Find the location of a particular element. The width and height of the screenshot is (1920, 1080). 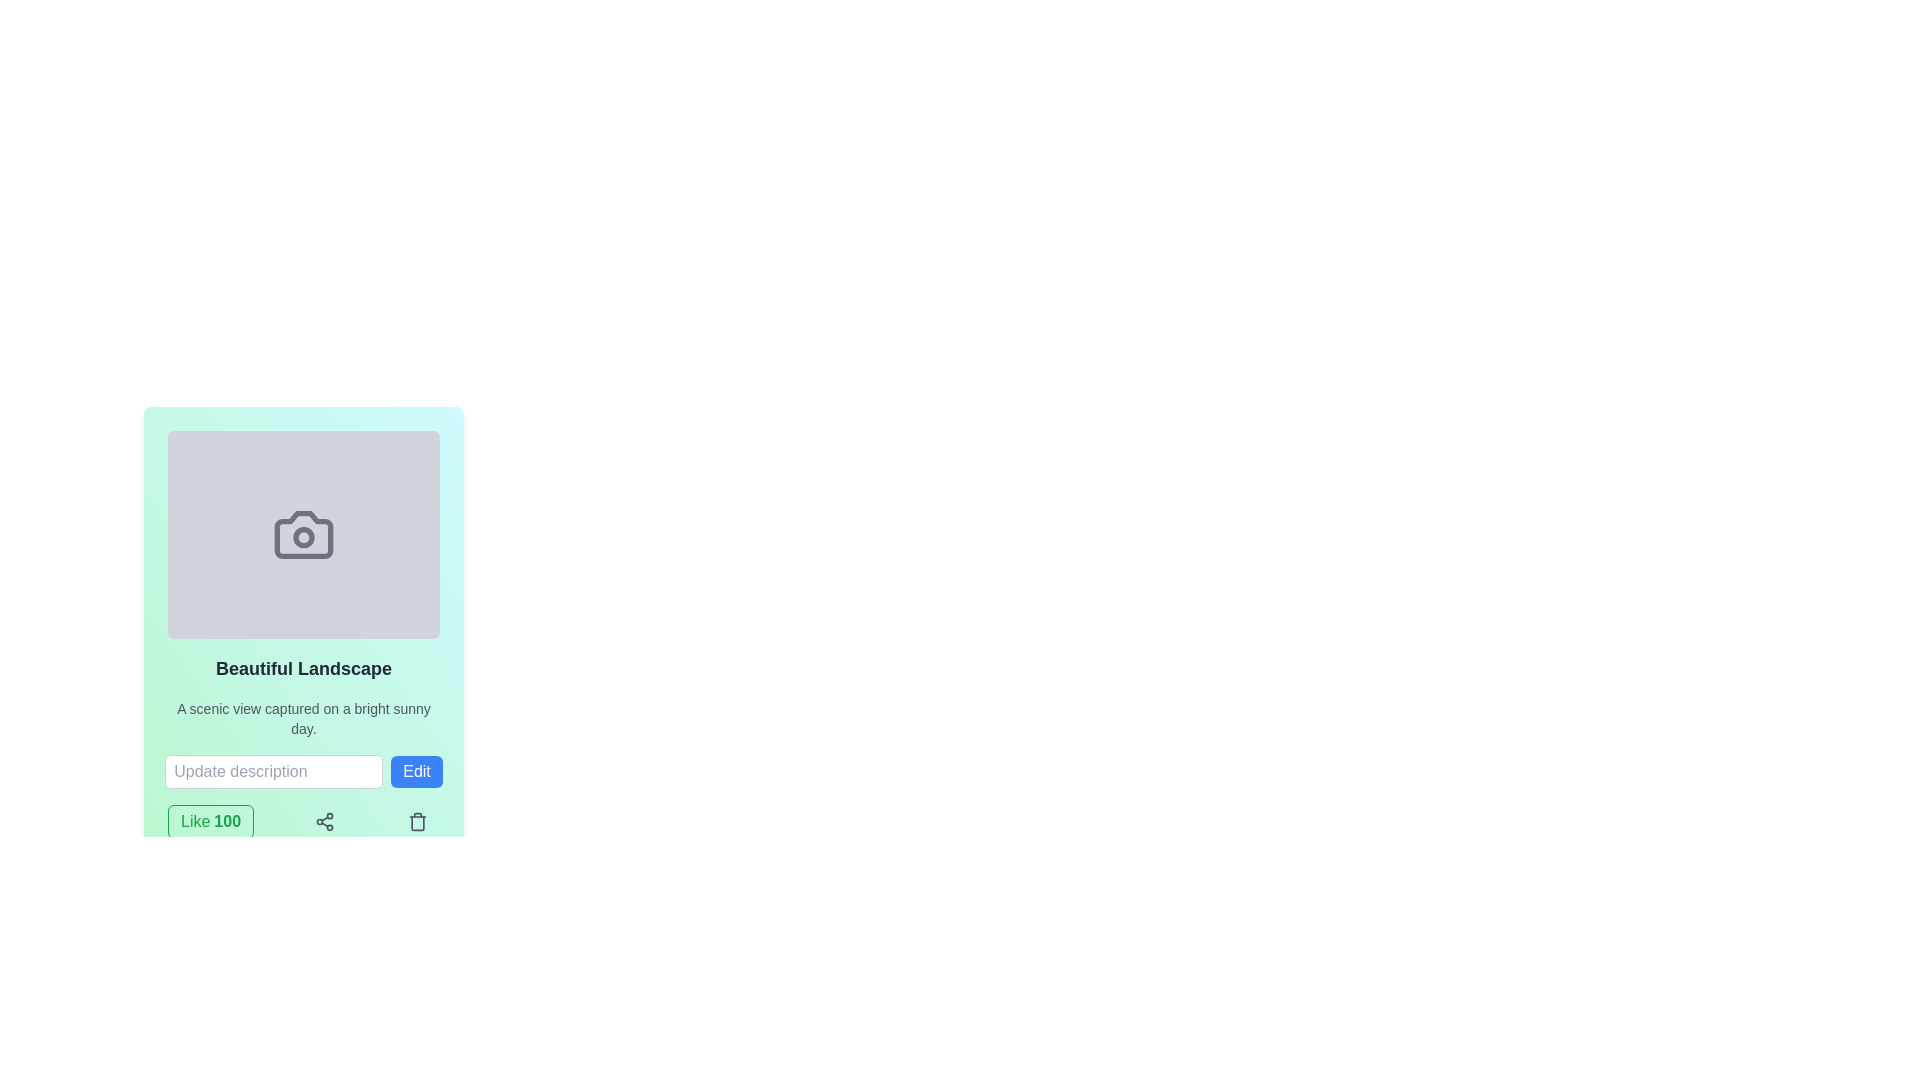

the submit button located to the right of the text input field is located at coordinates (416, 770).